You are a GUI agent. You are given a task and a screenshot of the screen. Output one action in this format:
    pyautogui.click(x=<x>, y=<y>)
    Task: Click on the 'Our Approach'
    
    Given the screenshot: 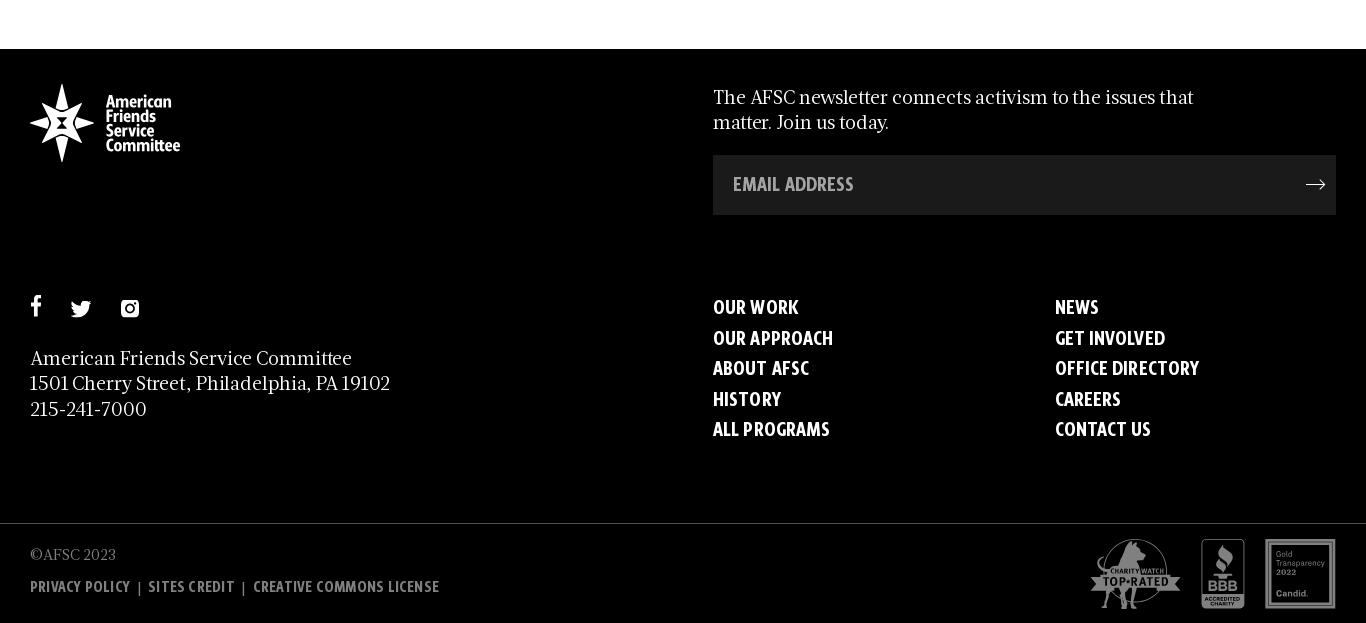 What is the action you would take?
    pyautogui.click(x=773, y=337)
    